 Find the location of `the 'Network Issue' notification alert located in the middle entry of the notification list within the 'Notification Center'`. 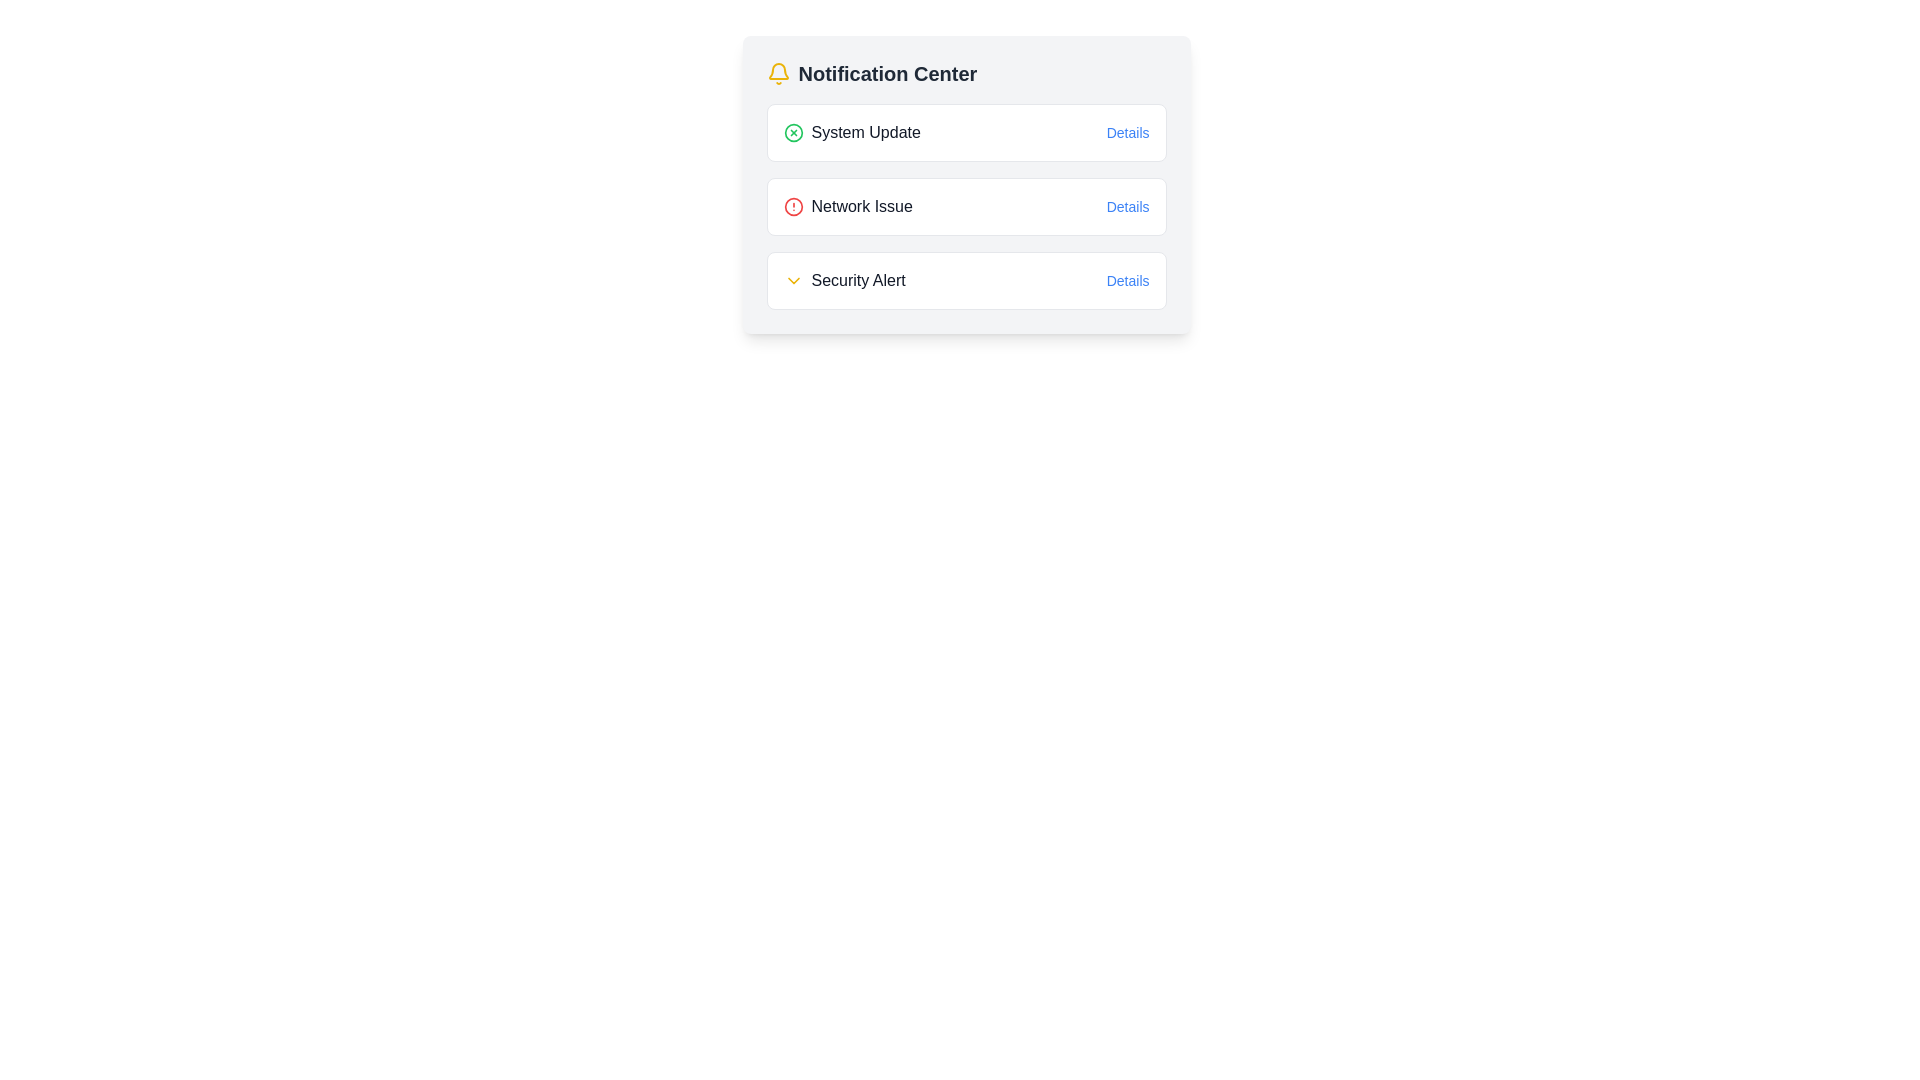

the 'Network Issue' notification alert located in the middle entry of the notification list within the 'Notification Center' is located at coordinates (848, 207).